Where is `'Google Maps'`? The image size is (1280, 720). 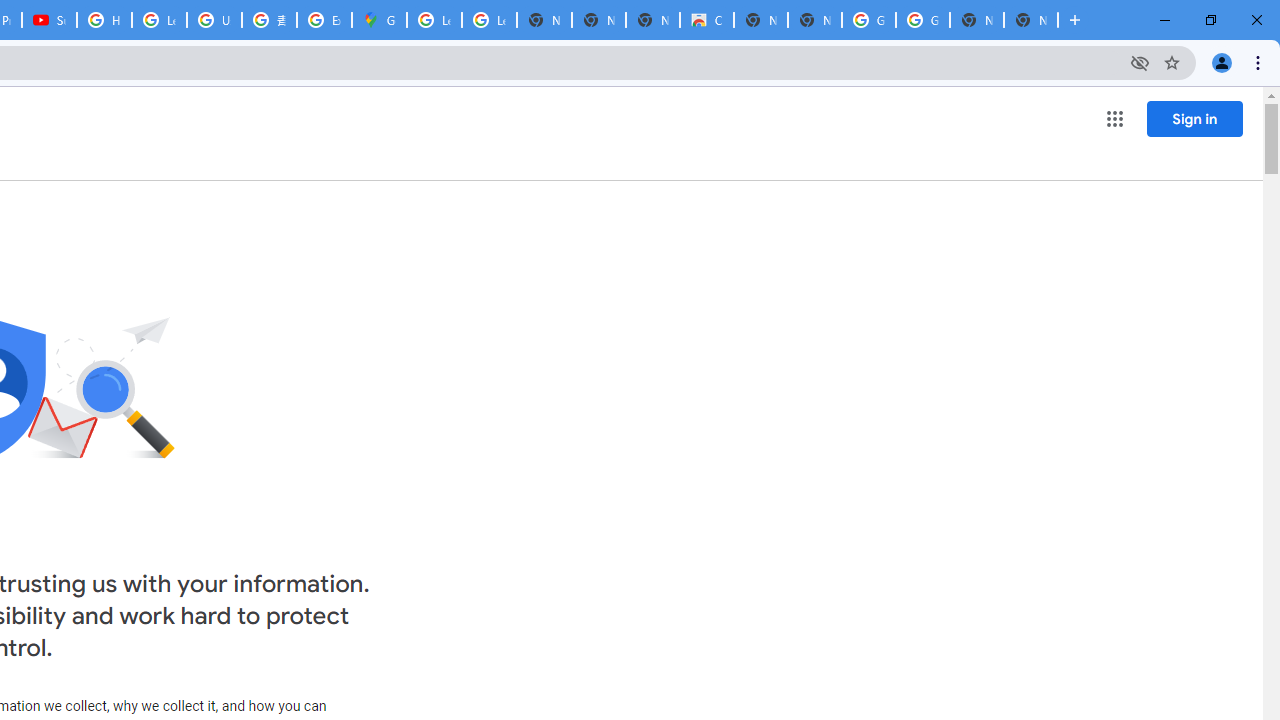
'Google Maps' is located at coordinates (379, 20).